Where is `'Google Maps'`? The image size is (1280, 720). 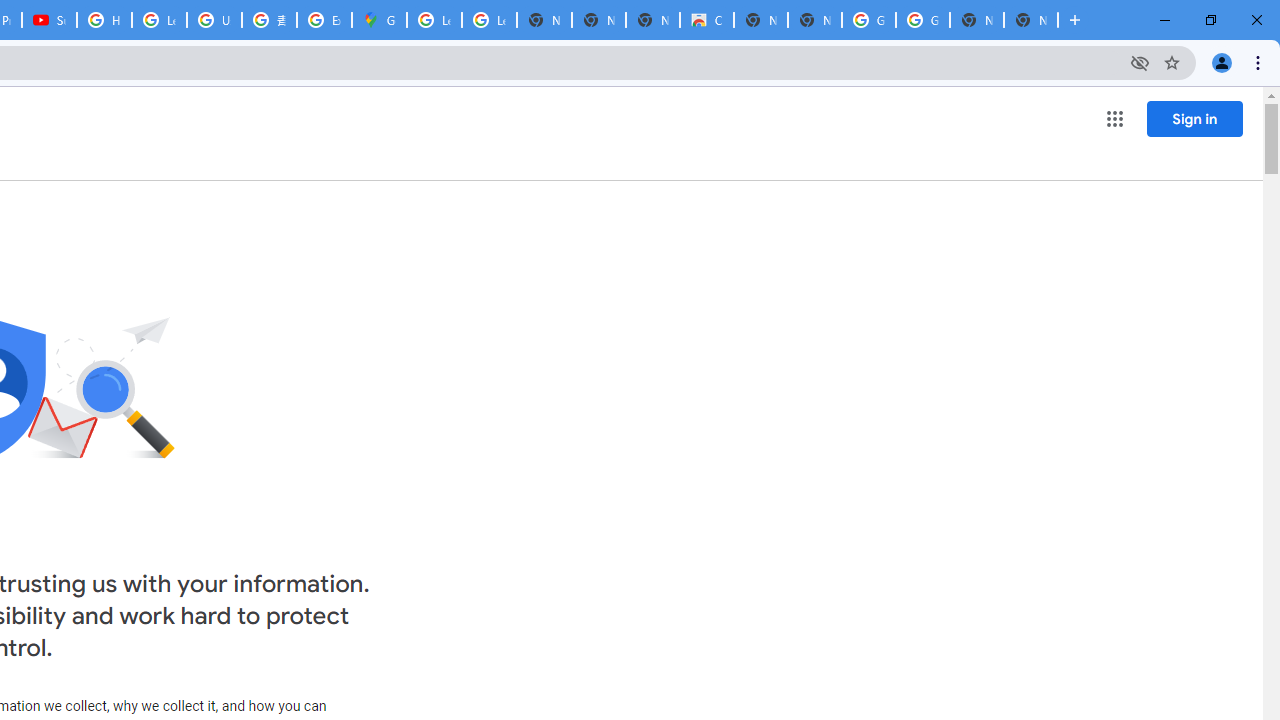
'Google Maps' is located at coordinates (379, 20).